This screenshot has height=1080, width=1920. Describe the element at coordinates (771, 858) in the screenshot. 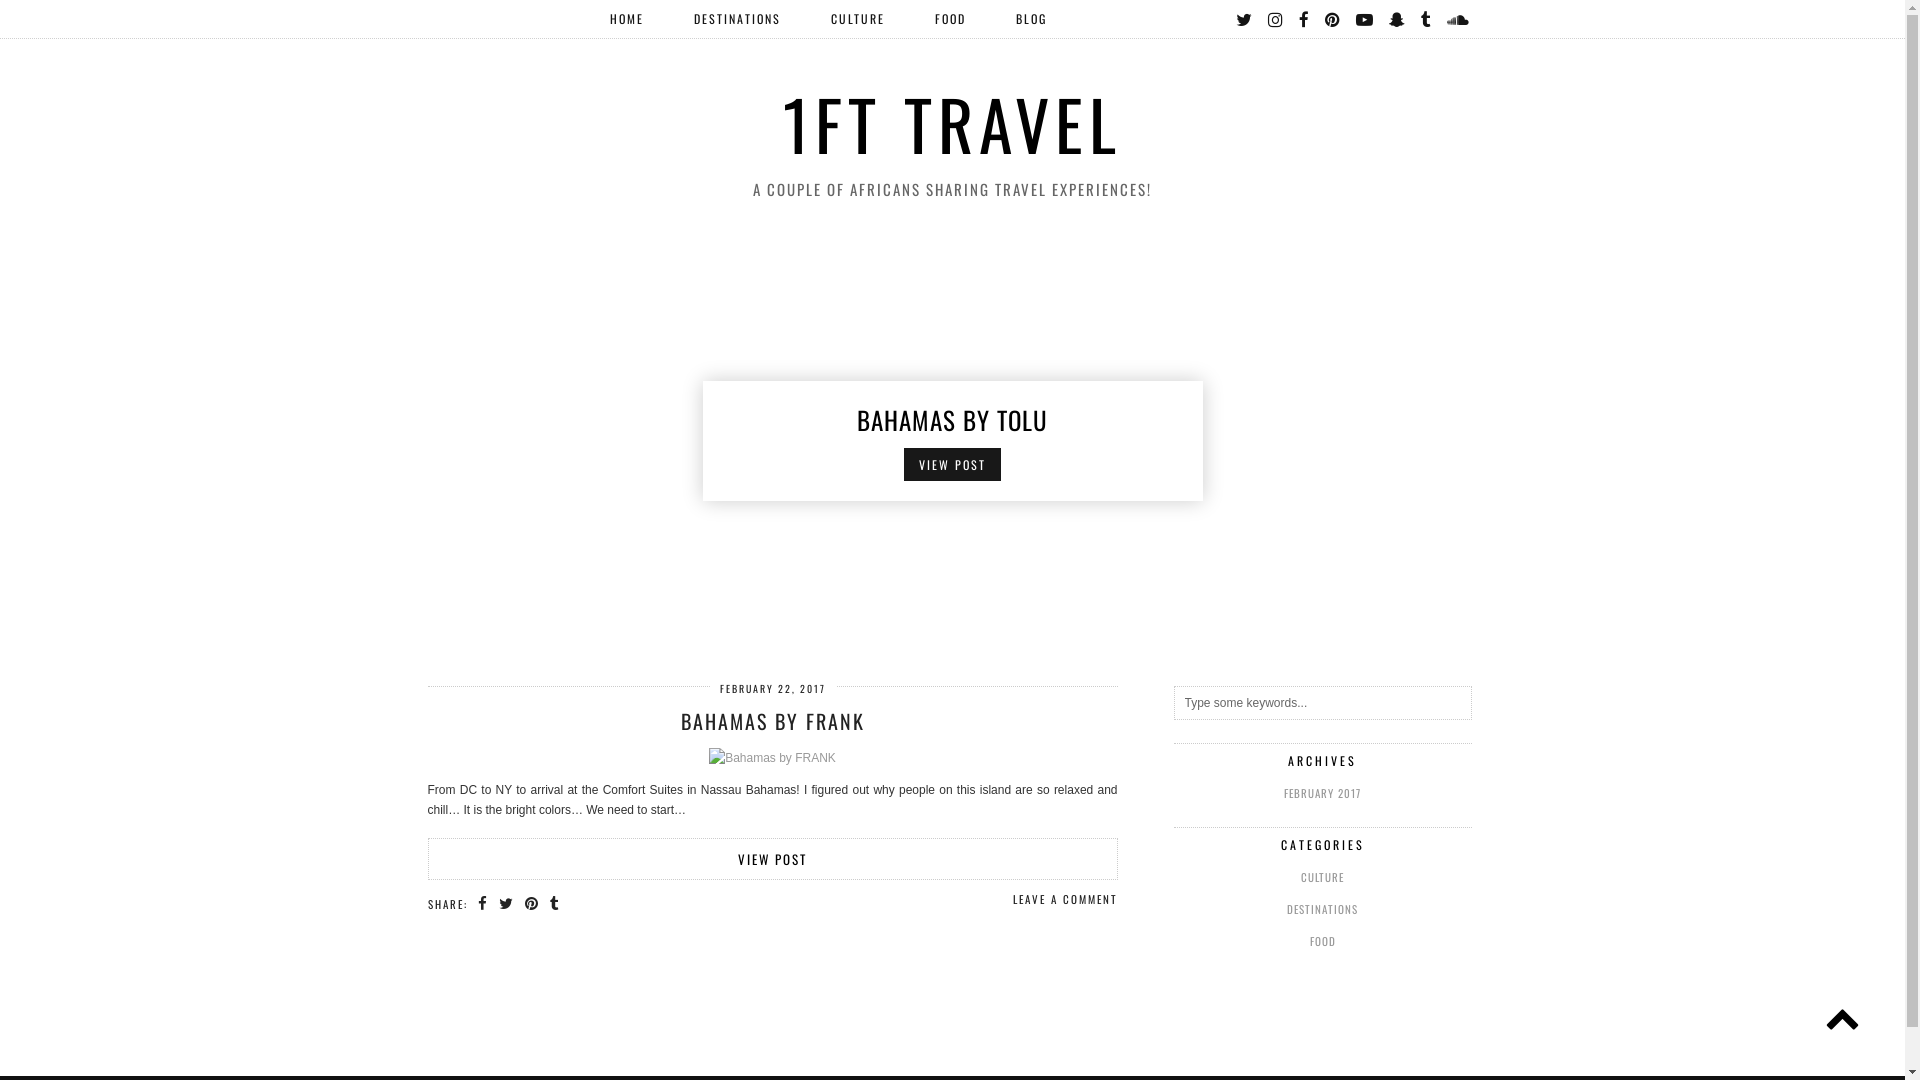

I see `'VIEW POST'` at that location.